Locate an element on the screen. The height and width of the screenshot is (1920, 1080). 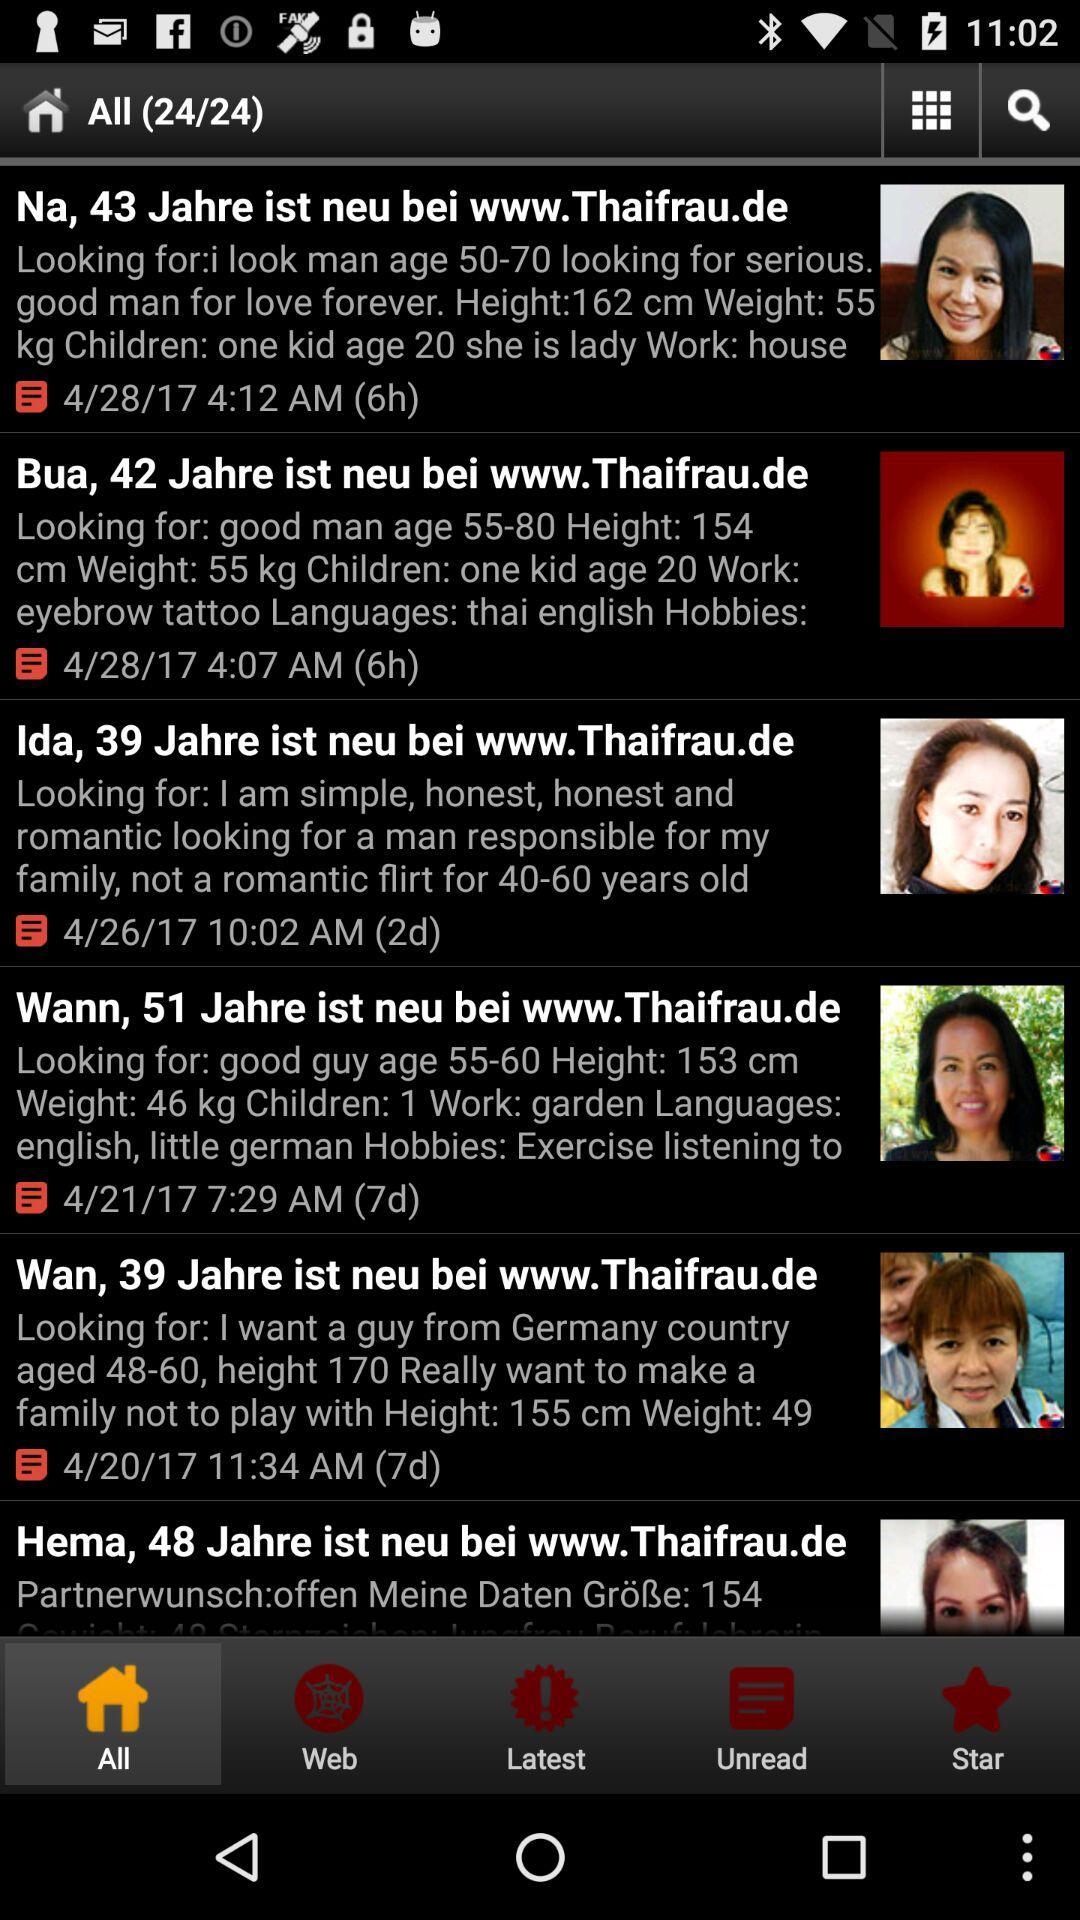
the hema 48 jahre is located at coordinates (444, 1538).